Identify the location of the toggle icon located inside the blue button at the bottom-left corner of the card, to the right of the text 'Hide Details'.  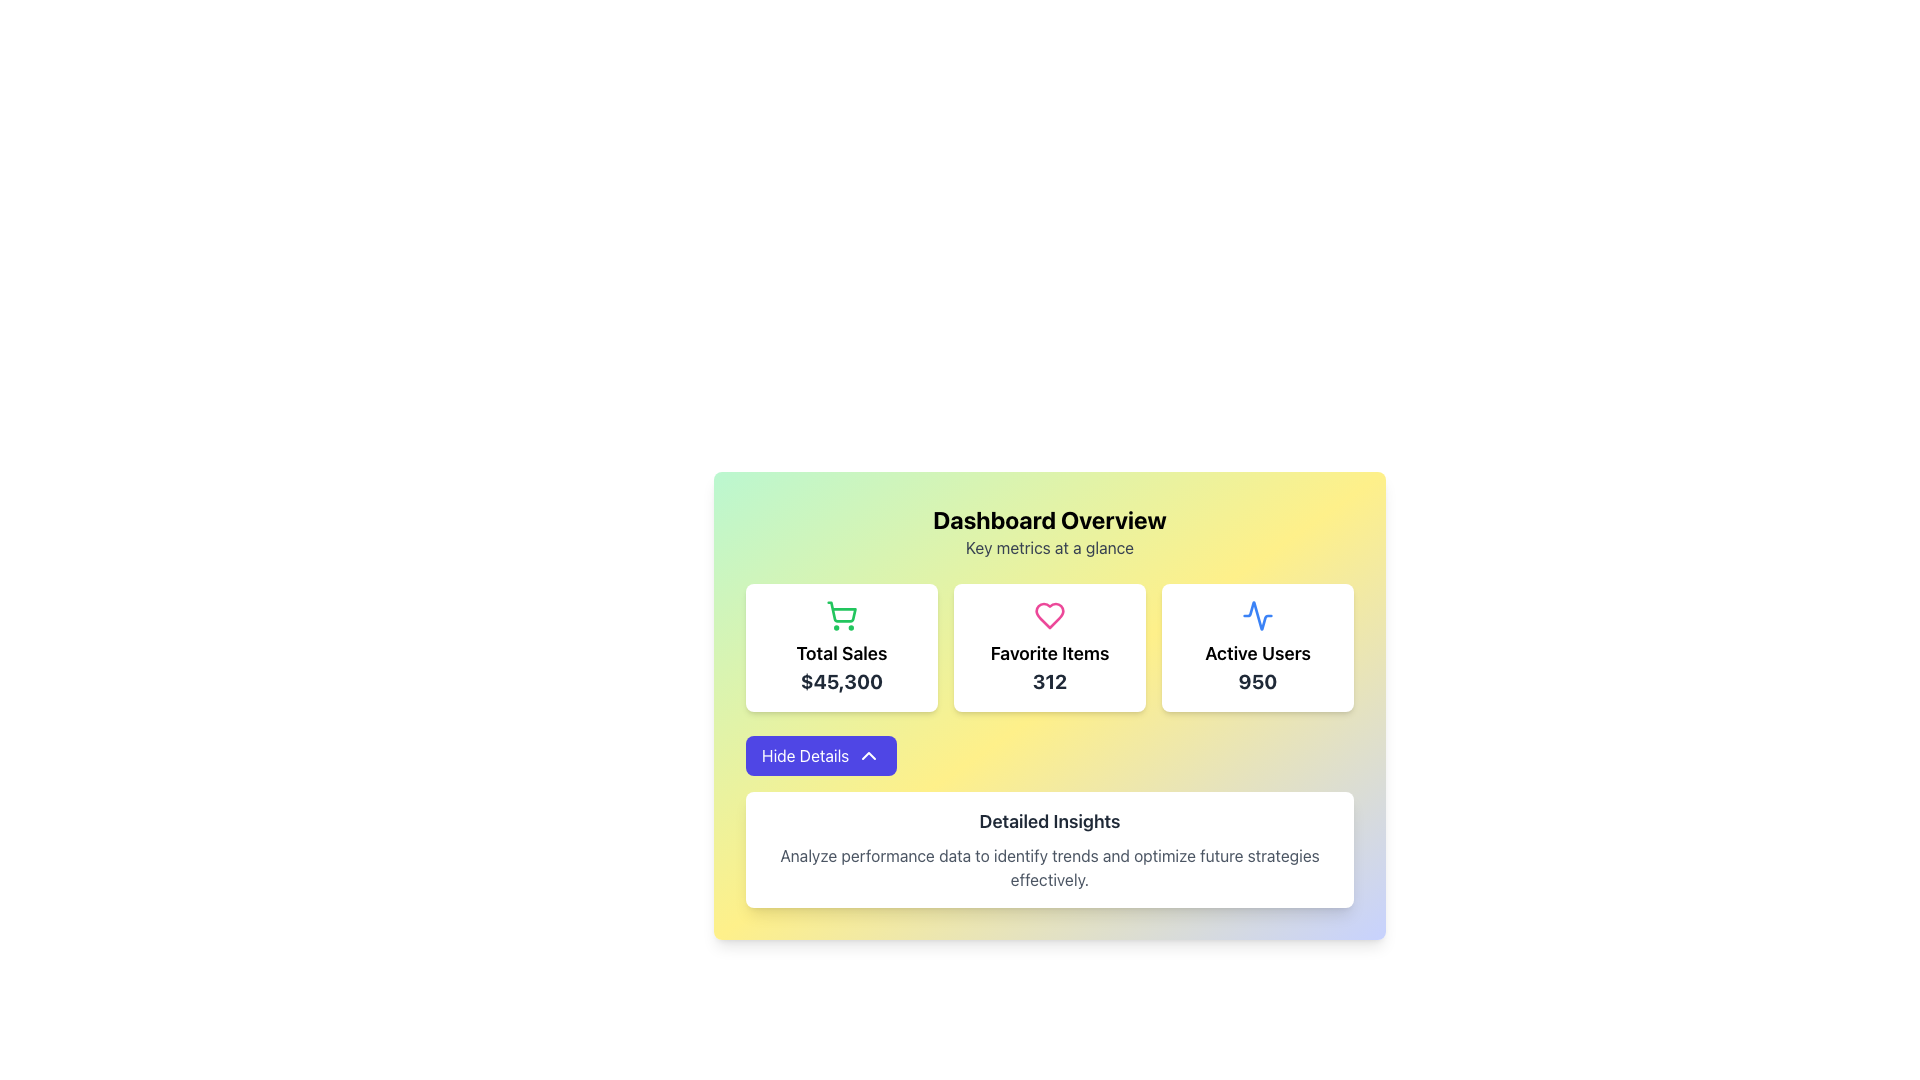
(869, 756).